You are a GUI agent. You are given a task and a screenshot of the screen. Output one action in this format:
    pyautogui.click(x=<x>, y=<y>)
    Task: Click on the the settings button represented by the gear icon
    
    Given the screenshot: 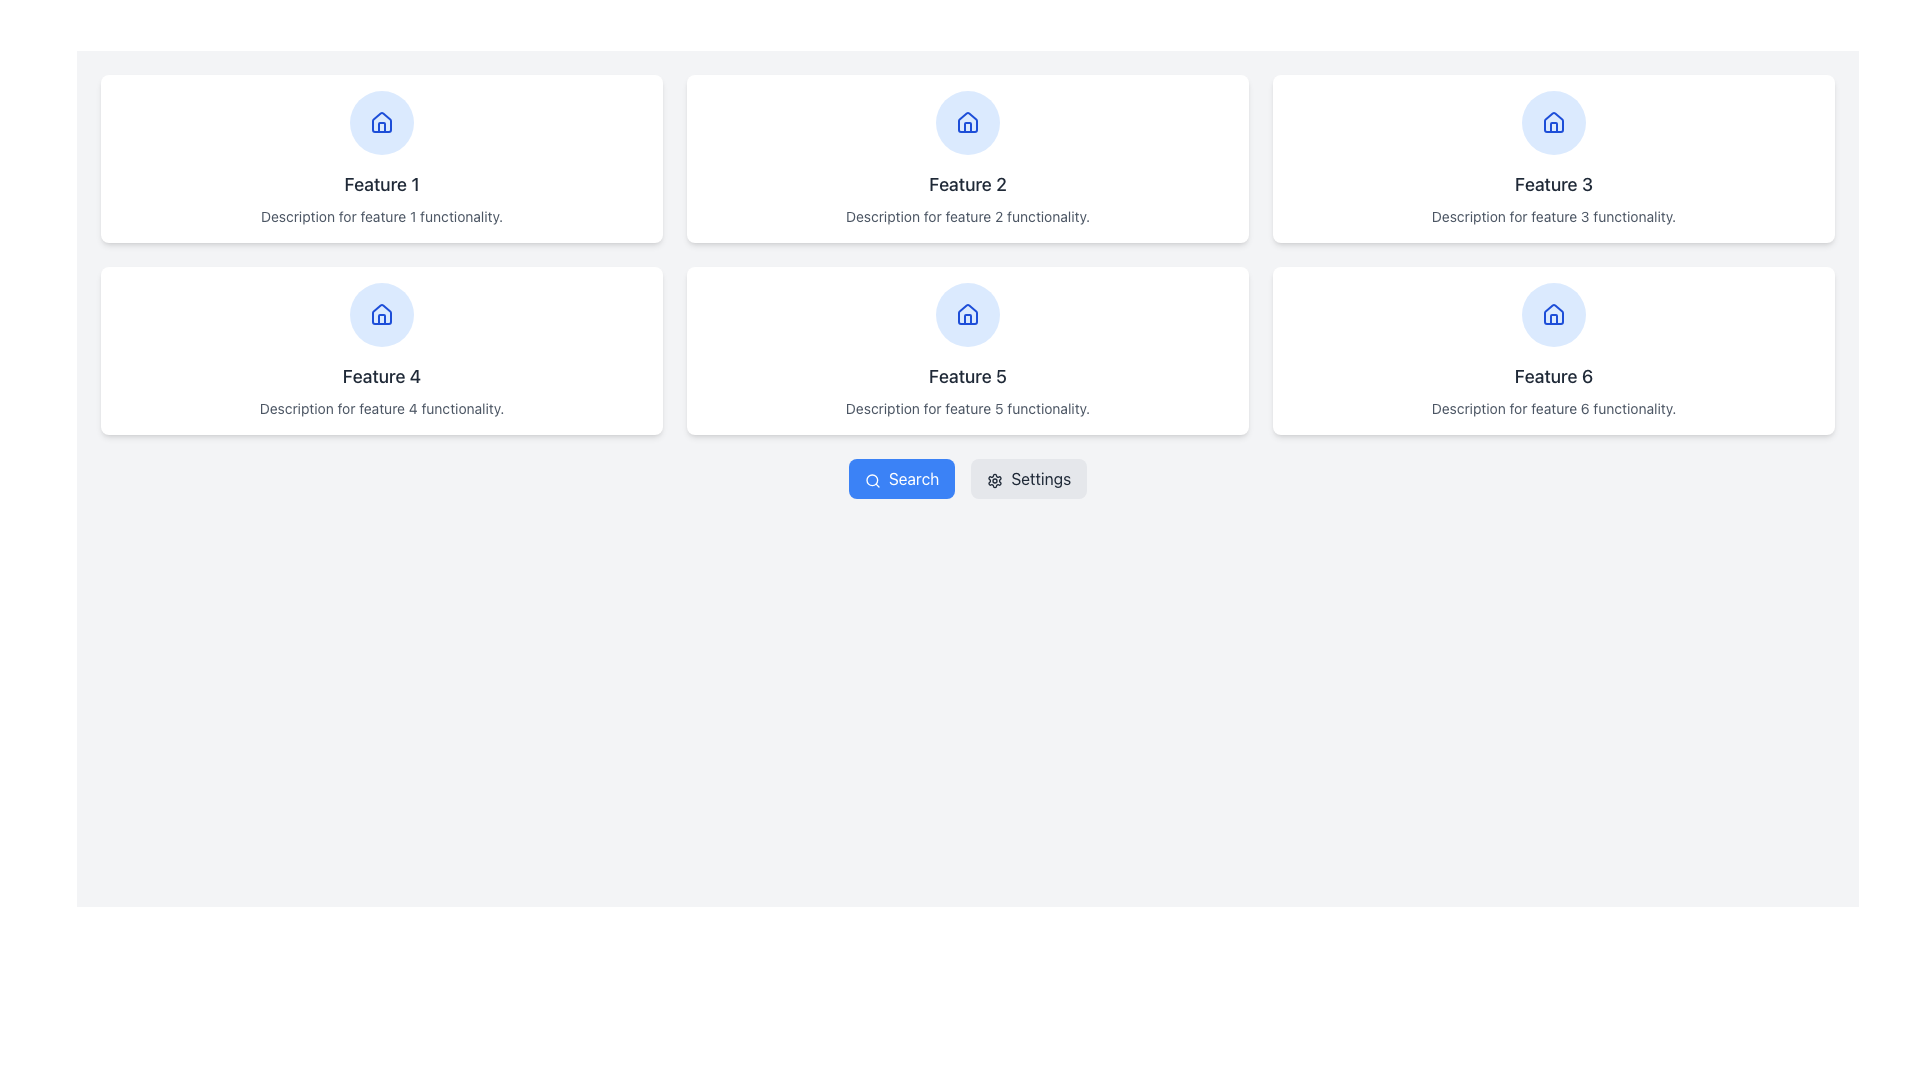 What is the action you would take?
    pyautogui.click(x=995, y=480)
    